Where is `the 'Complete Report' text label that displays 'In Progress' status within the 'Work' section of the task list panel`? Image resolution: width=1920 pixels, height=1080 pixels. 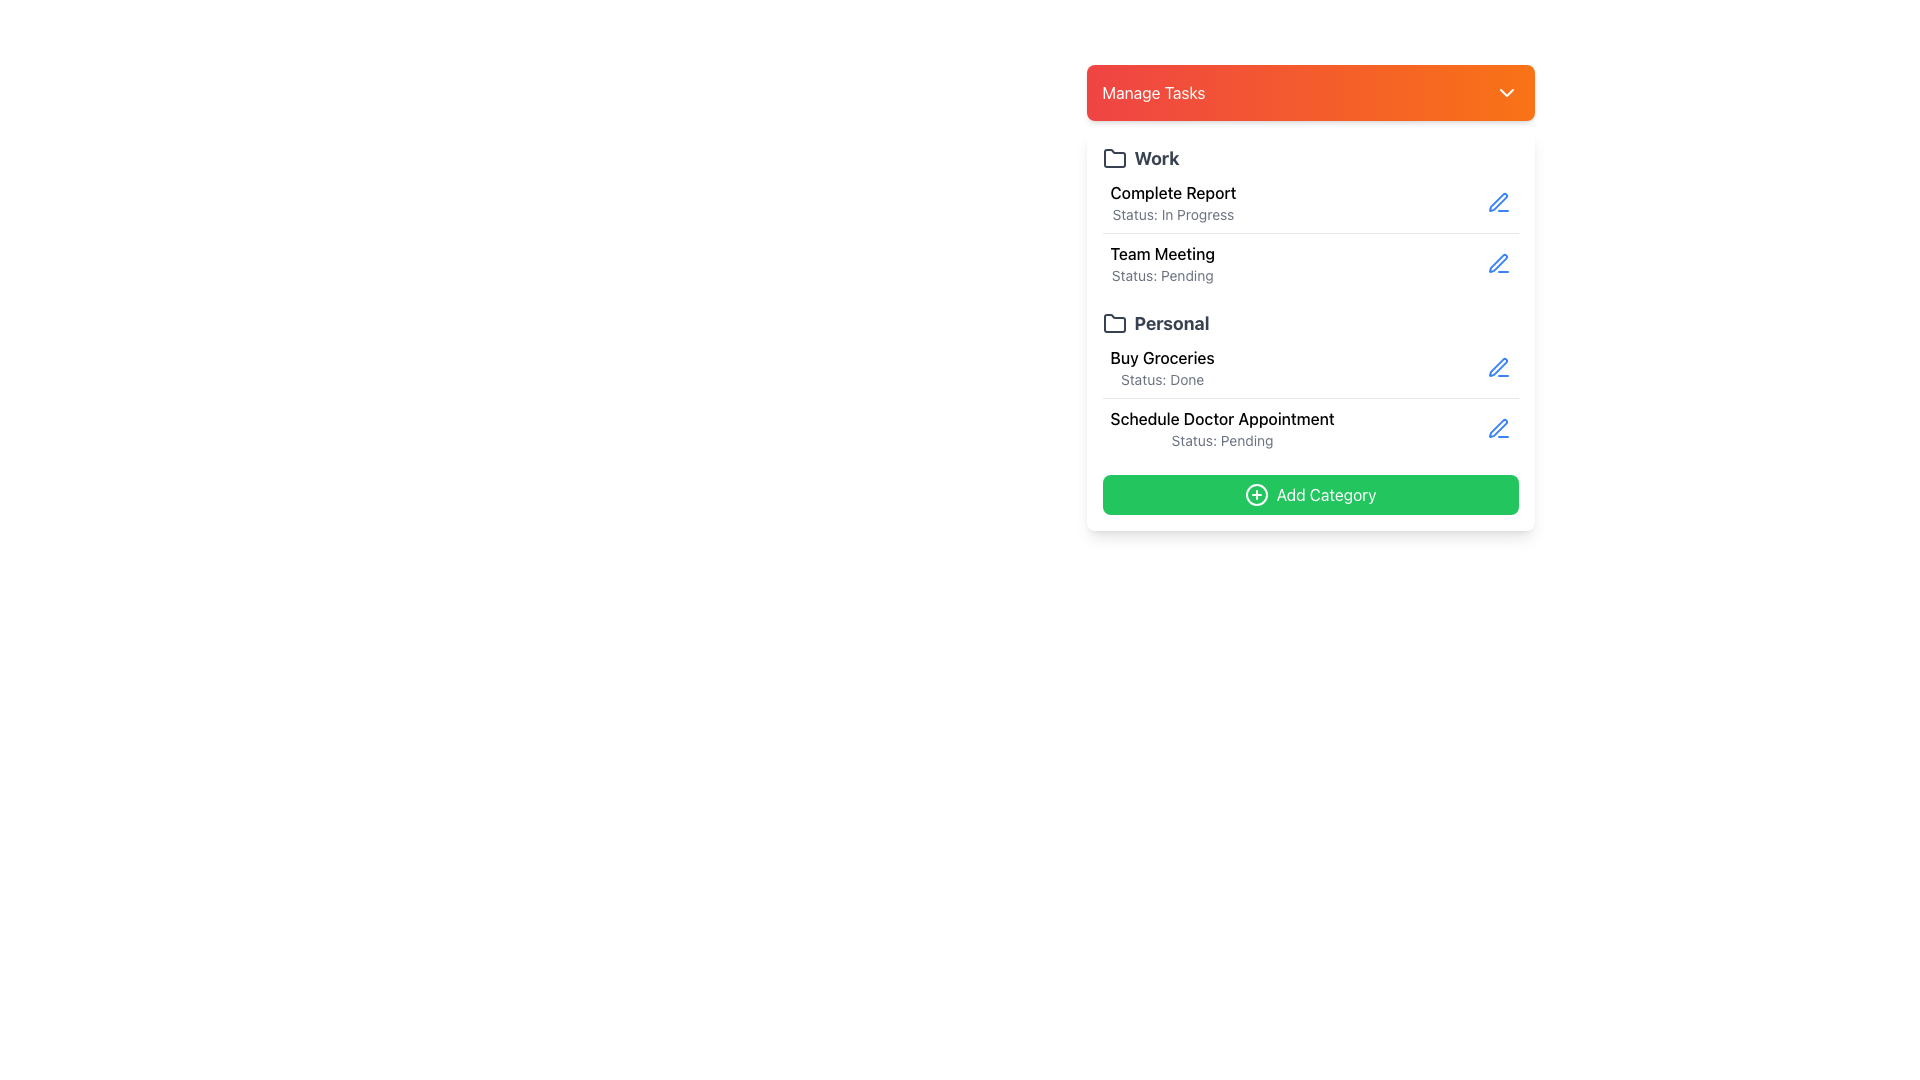 the 'Complete Report' text label that displays 'In Progress' status within the 'Work' section of the task list panel is located at coordinates (1173, 192).